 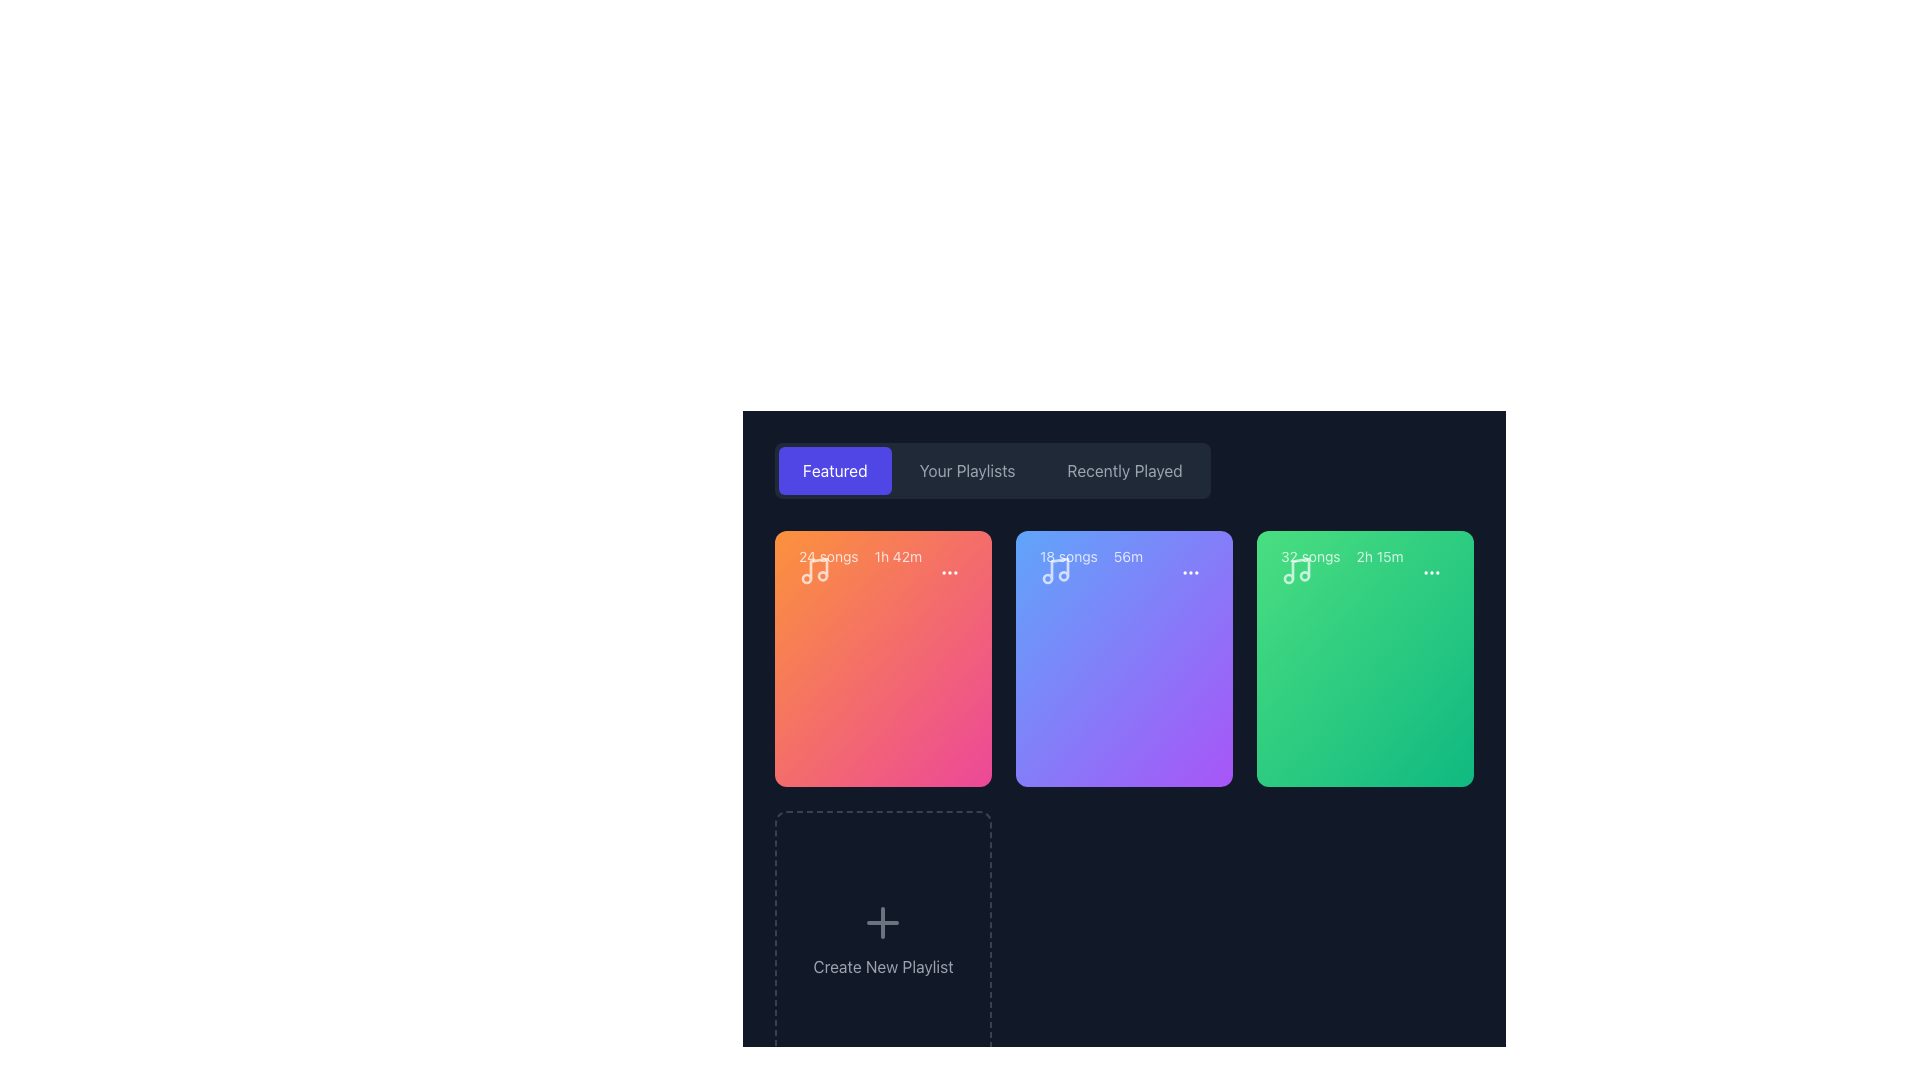 I want to click on the circular plus icon button, which is located above the 'Create New Playlist' label, to create a new playlist, so click(x=882, y=922).